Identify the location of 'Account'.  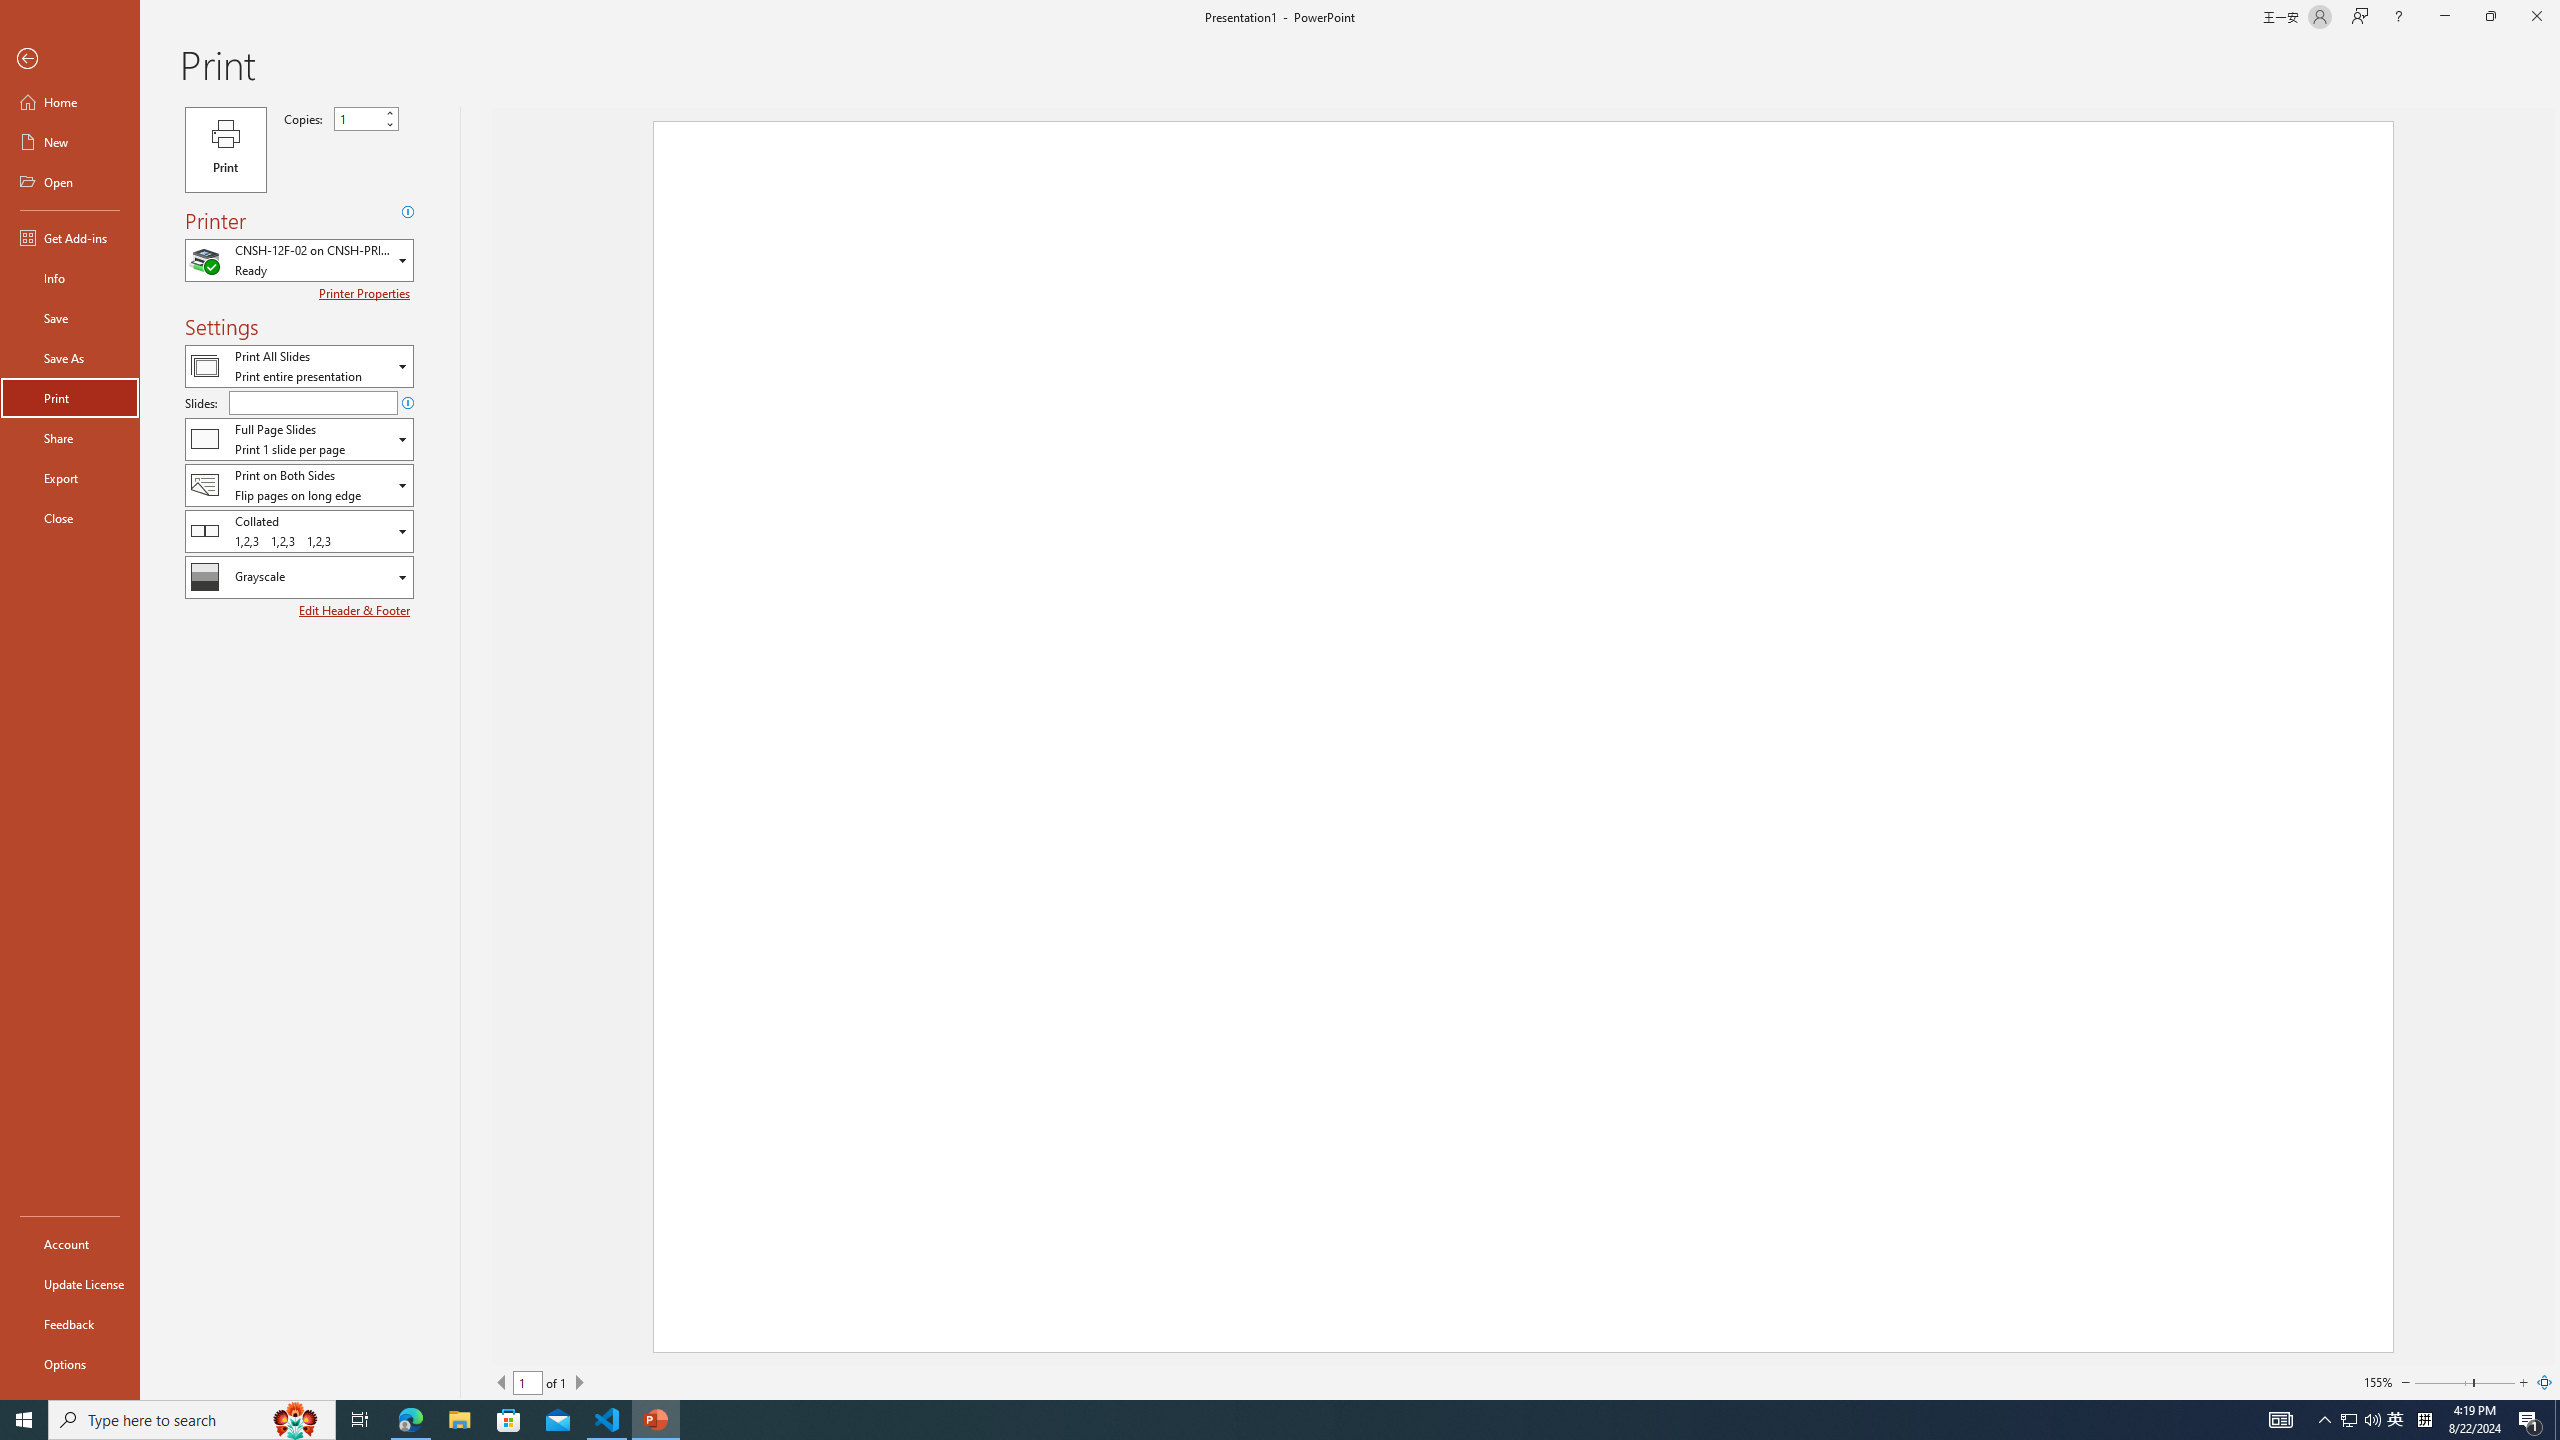
(69, 1244).